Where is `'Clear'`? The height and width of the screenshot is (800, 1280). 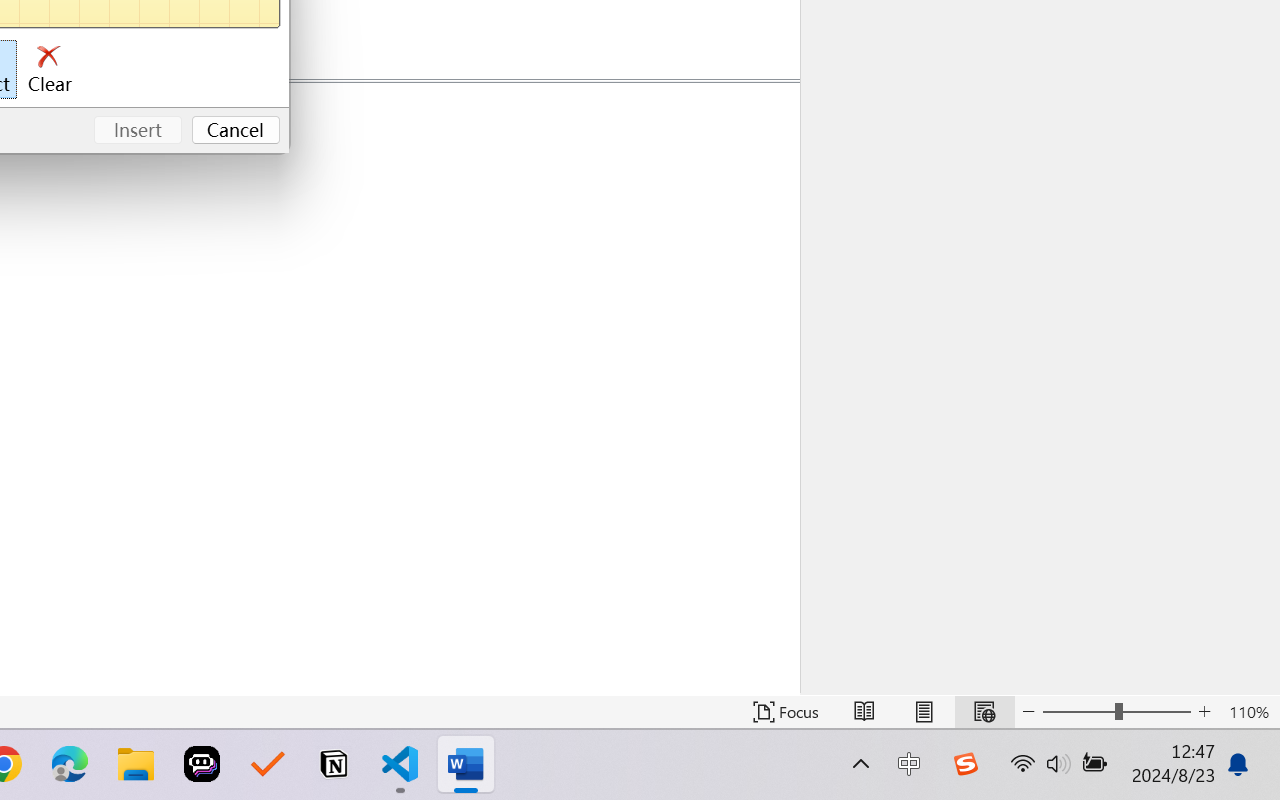 'Clear' is located at coordinates (49, 69).